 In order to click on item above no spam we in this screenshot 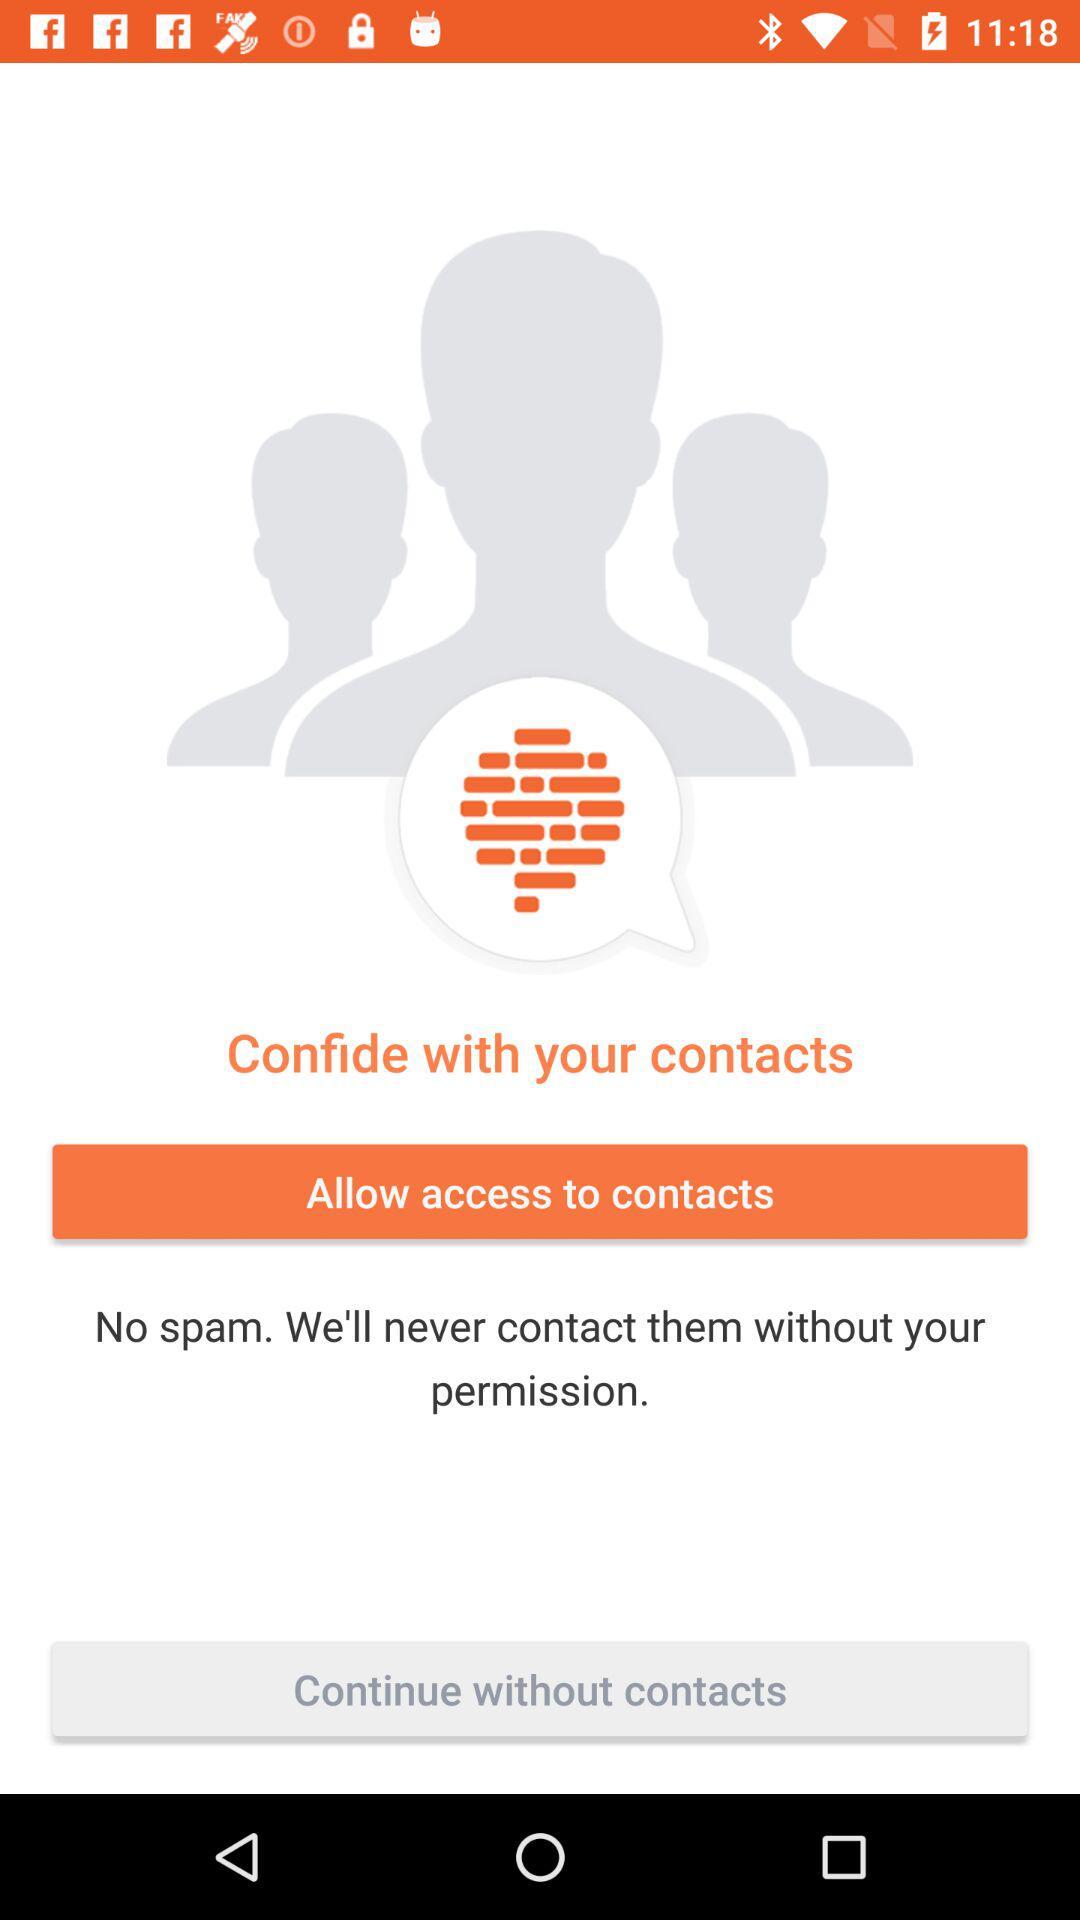, I will do `click(540, 1191)`.